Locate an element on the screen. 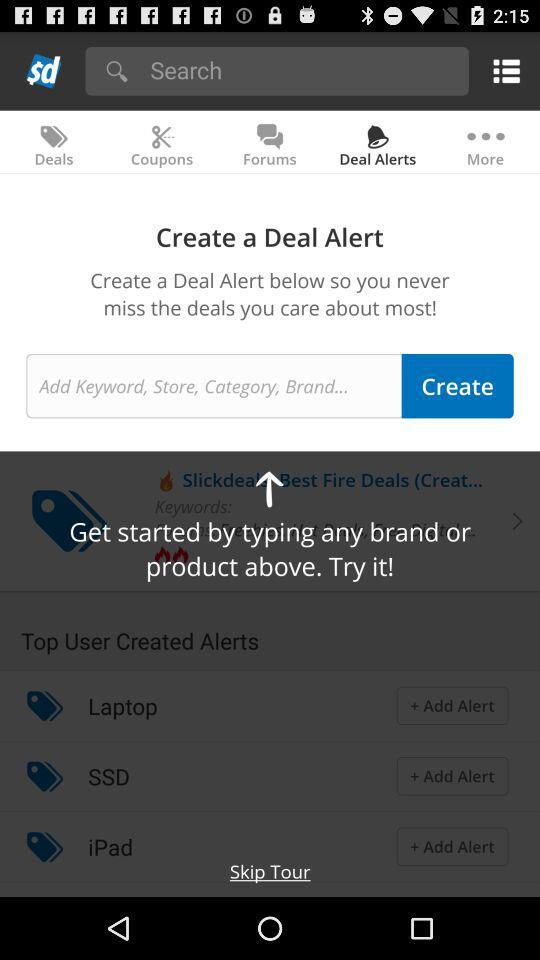 This screenshot has width=540, height=960. input search item is located at coordinates (302, 69).